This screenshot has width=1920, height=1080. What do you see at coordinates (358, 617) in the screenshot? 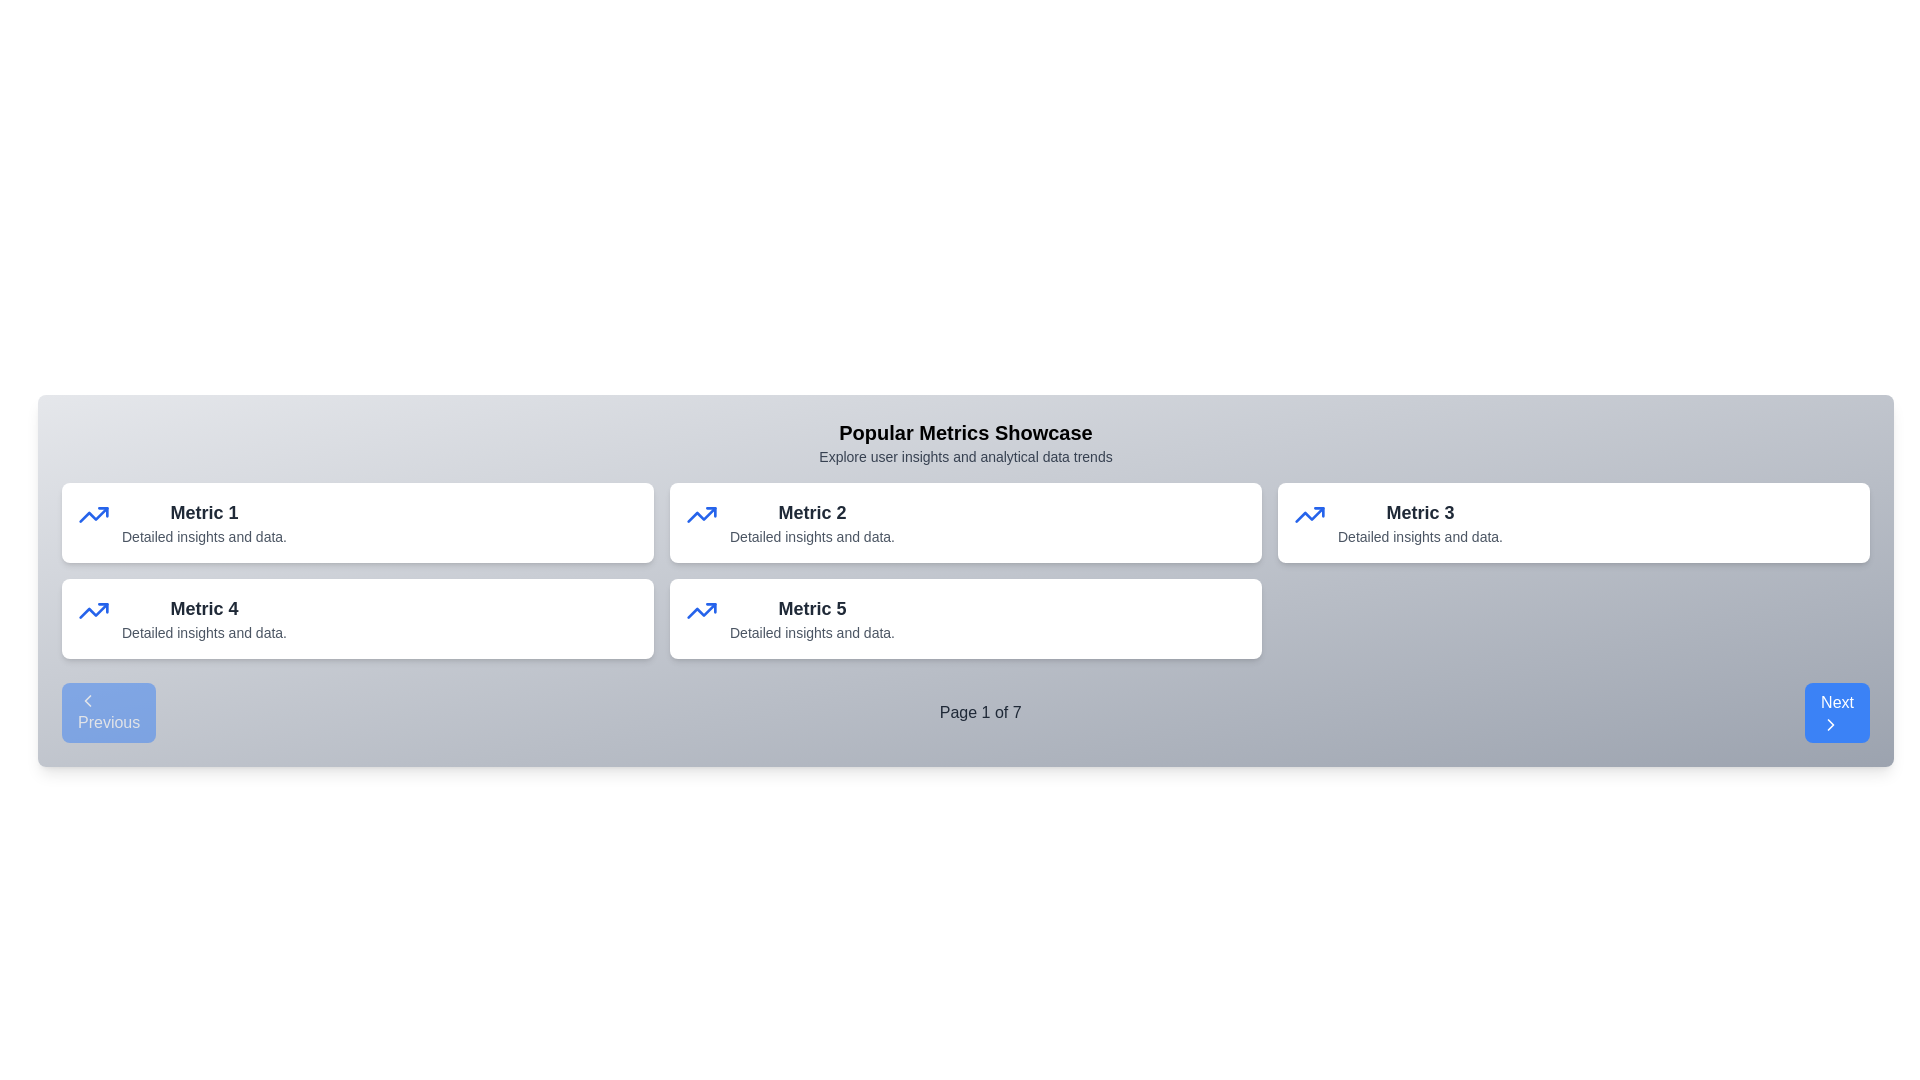
I see `the card UI element displaying the title 'Metric 4', located in the second row, first column of the grid layout, positioned below 'Metric 1' and to the left of 'Metric 5'` at bounding box center [358, 617].